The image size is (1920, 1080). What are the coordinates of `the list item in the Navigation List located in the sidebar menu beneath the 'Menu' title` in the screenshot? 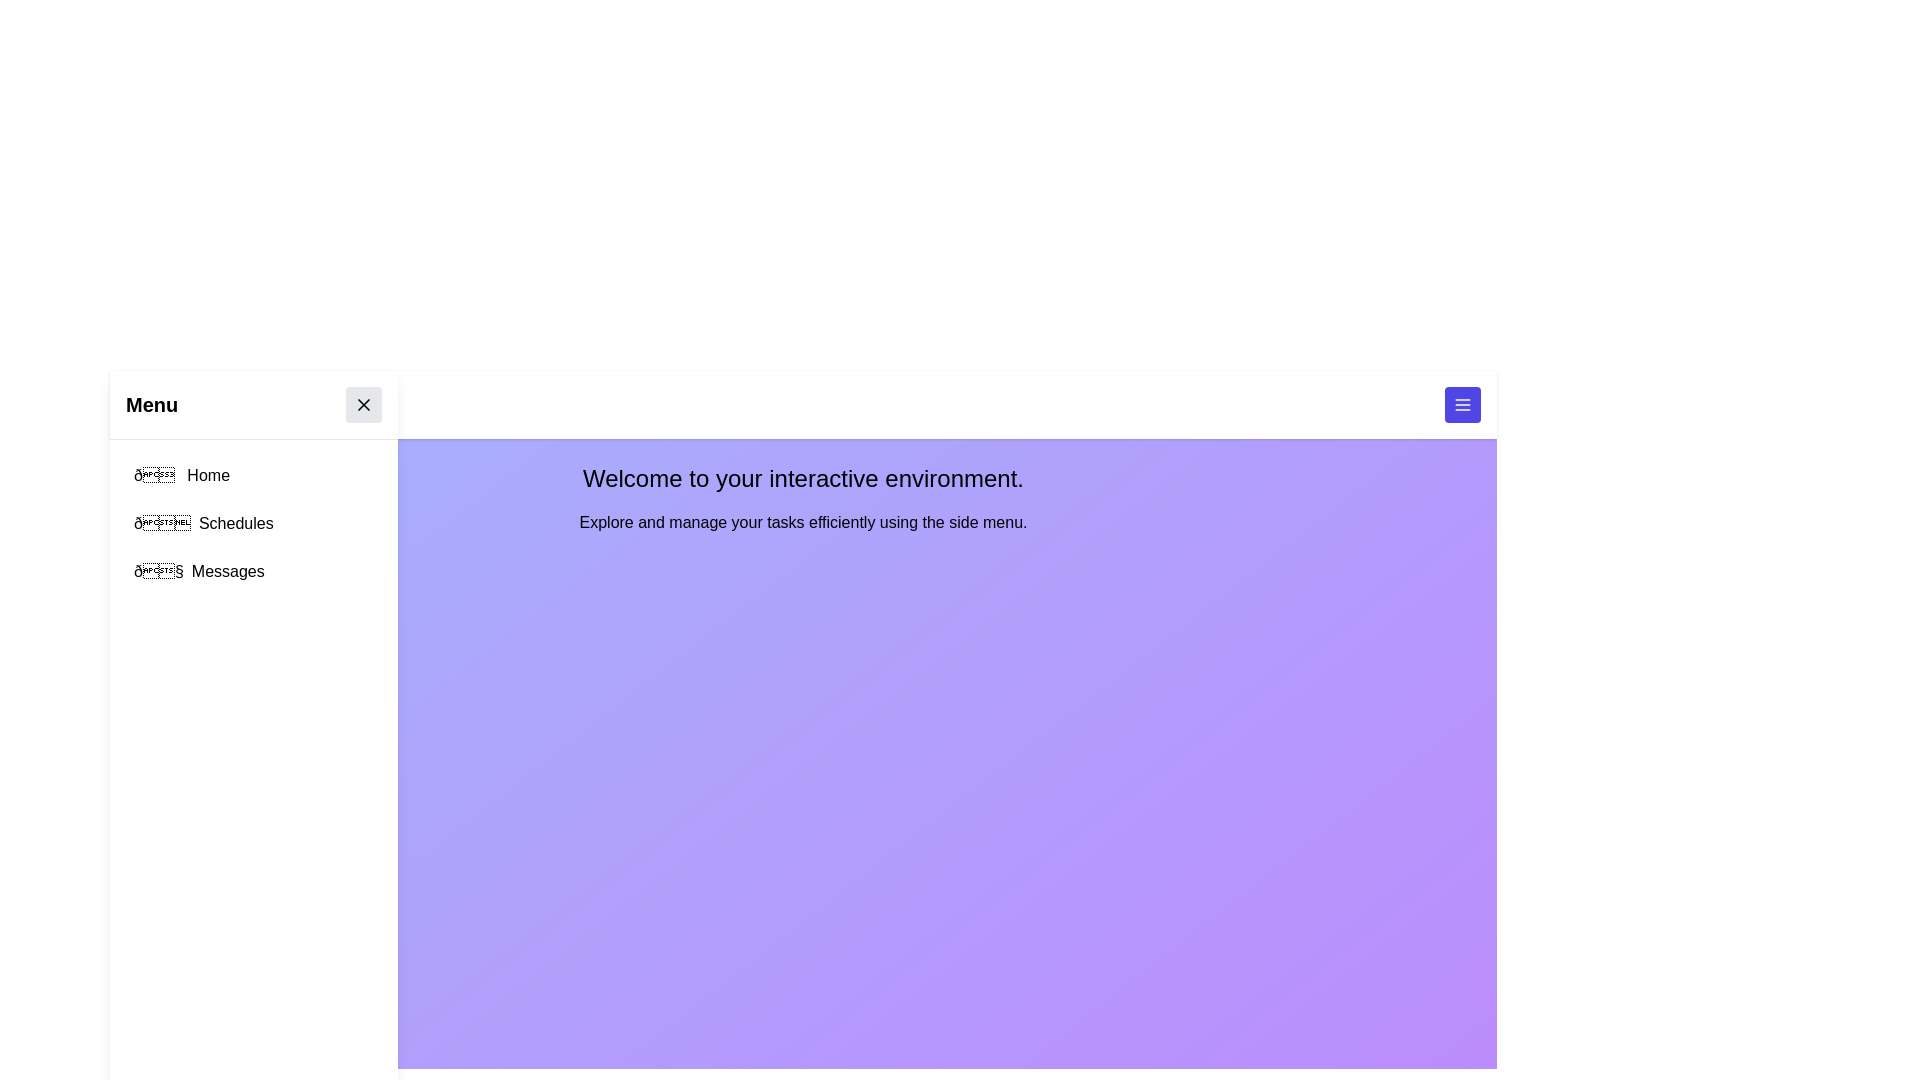 It's located at (253, 523).